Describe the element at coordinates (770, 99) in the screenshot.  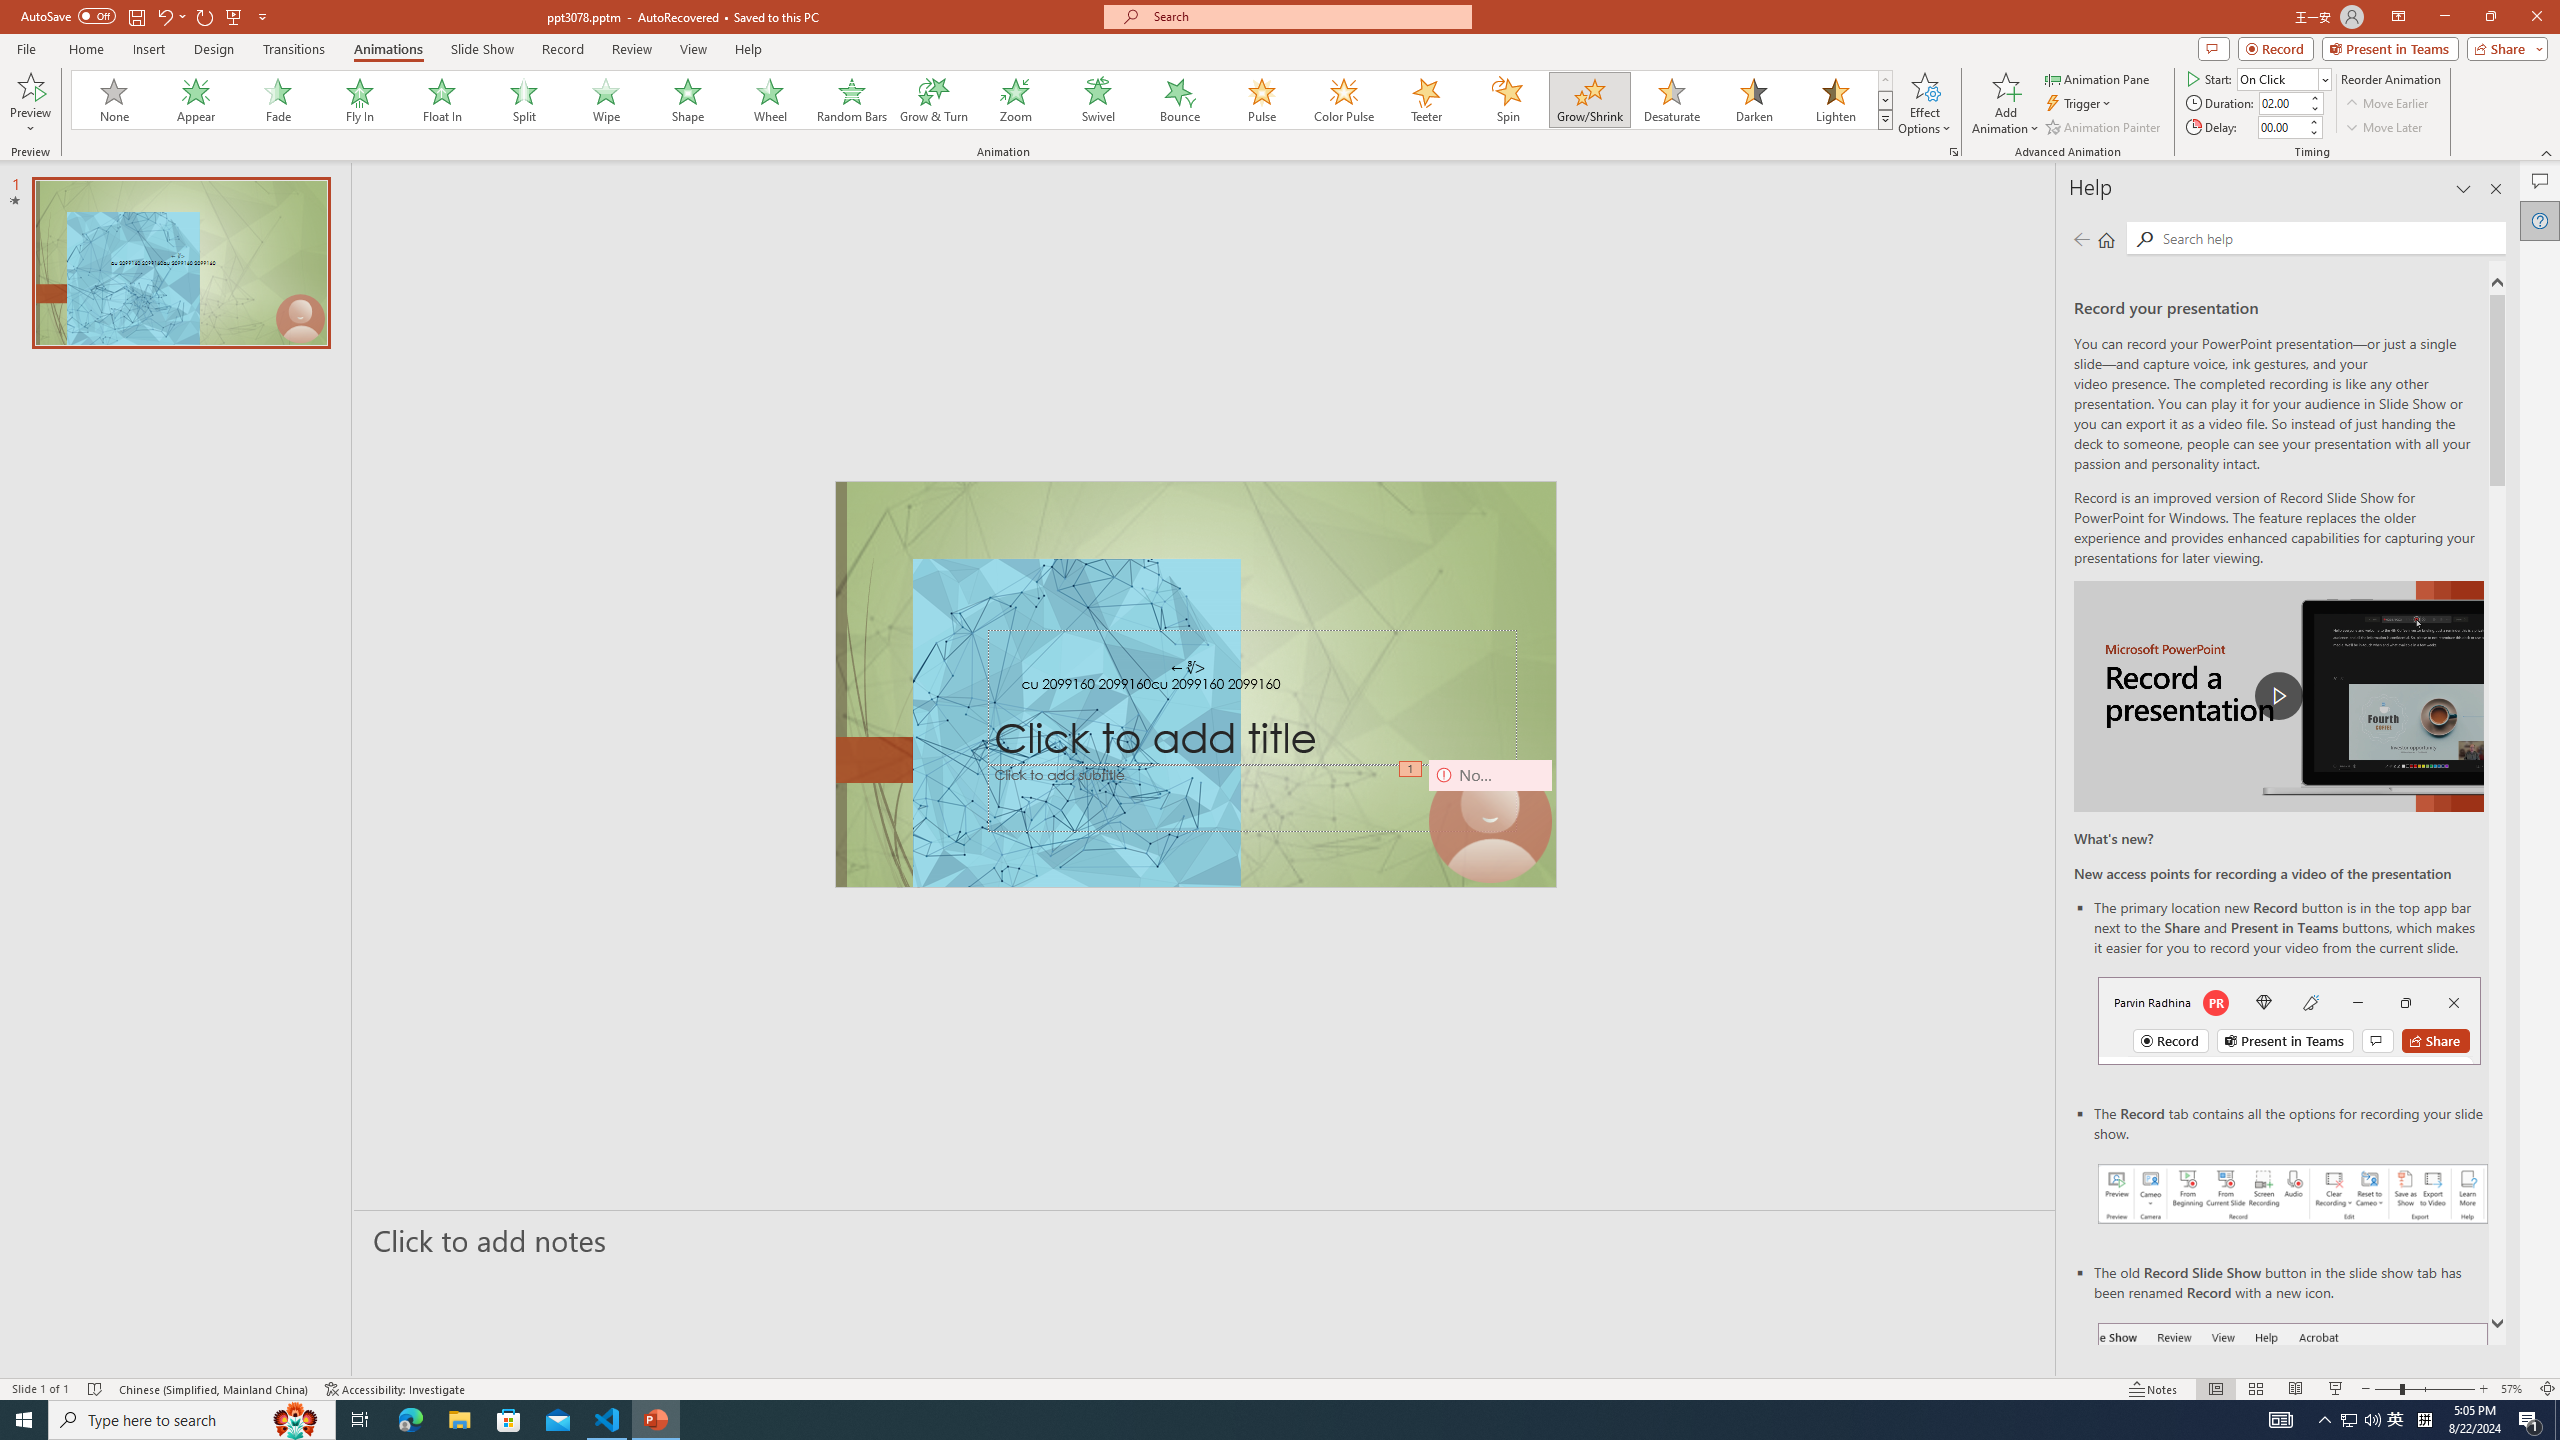
I see `'Wheel'` at that location.